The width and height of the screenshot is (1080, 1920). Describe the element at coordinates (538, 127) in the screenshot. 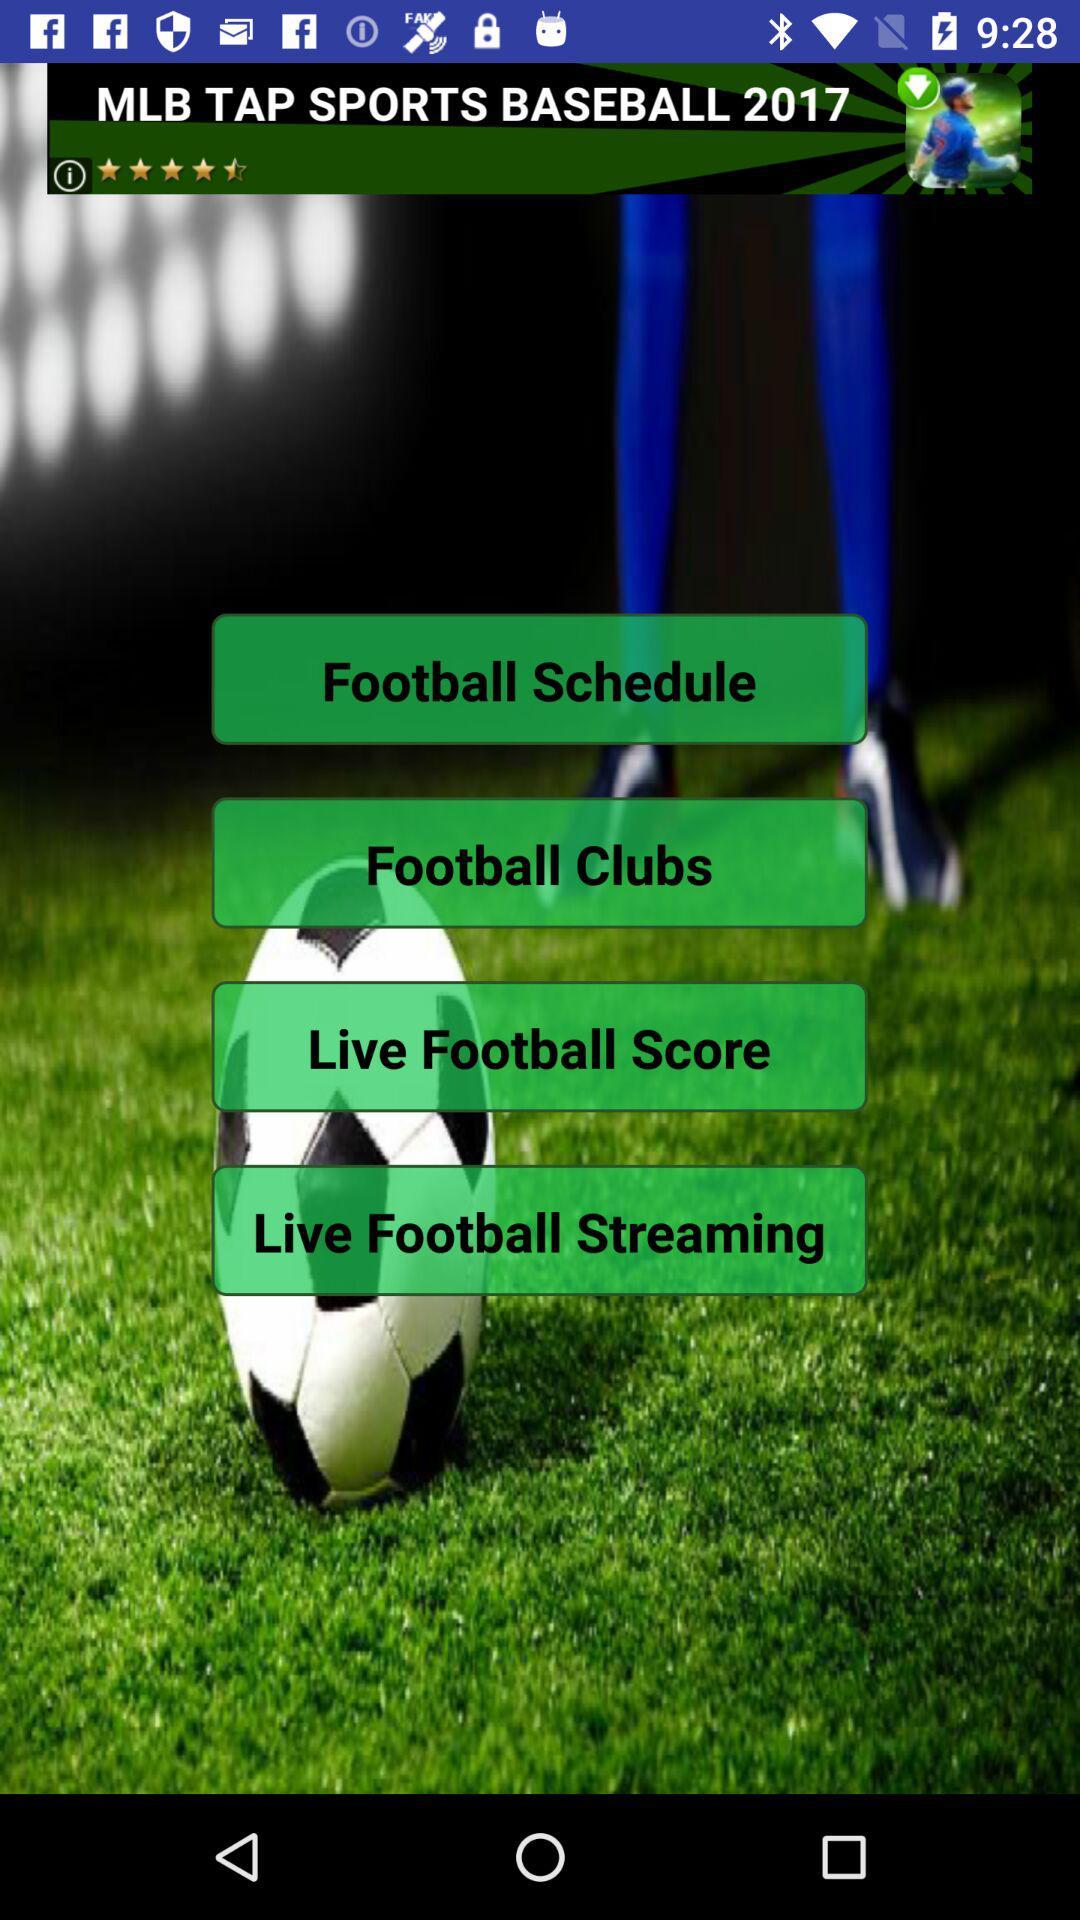

I see `the addvertisement` at that location.